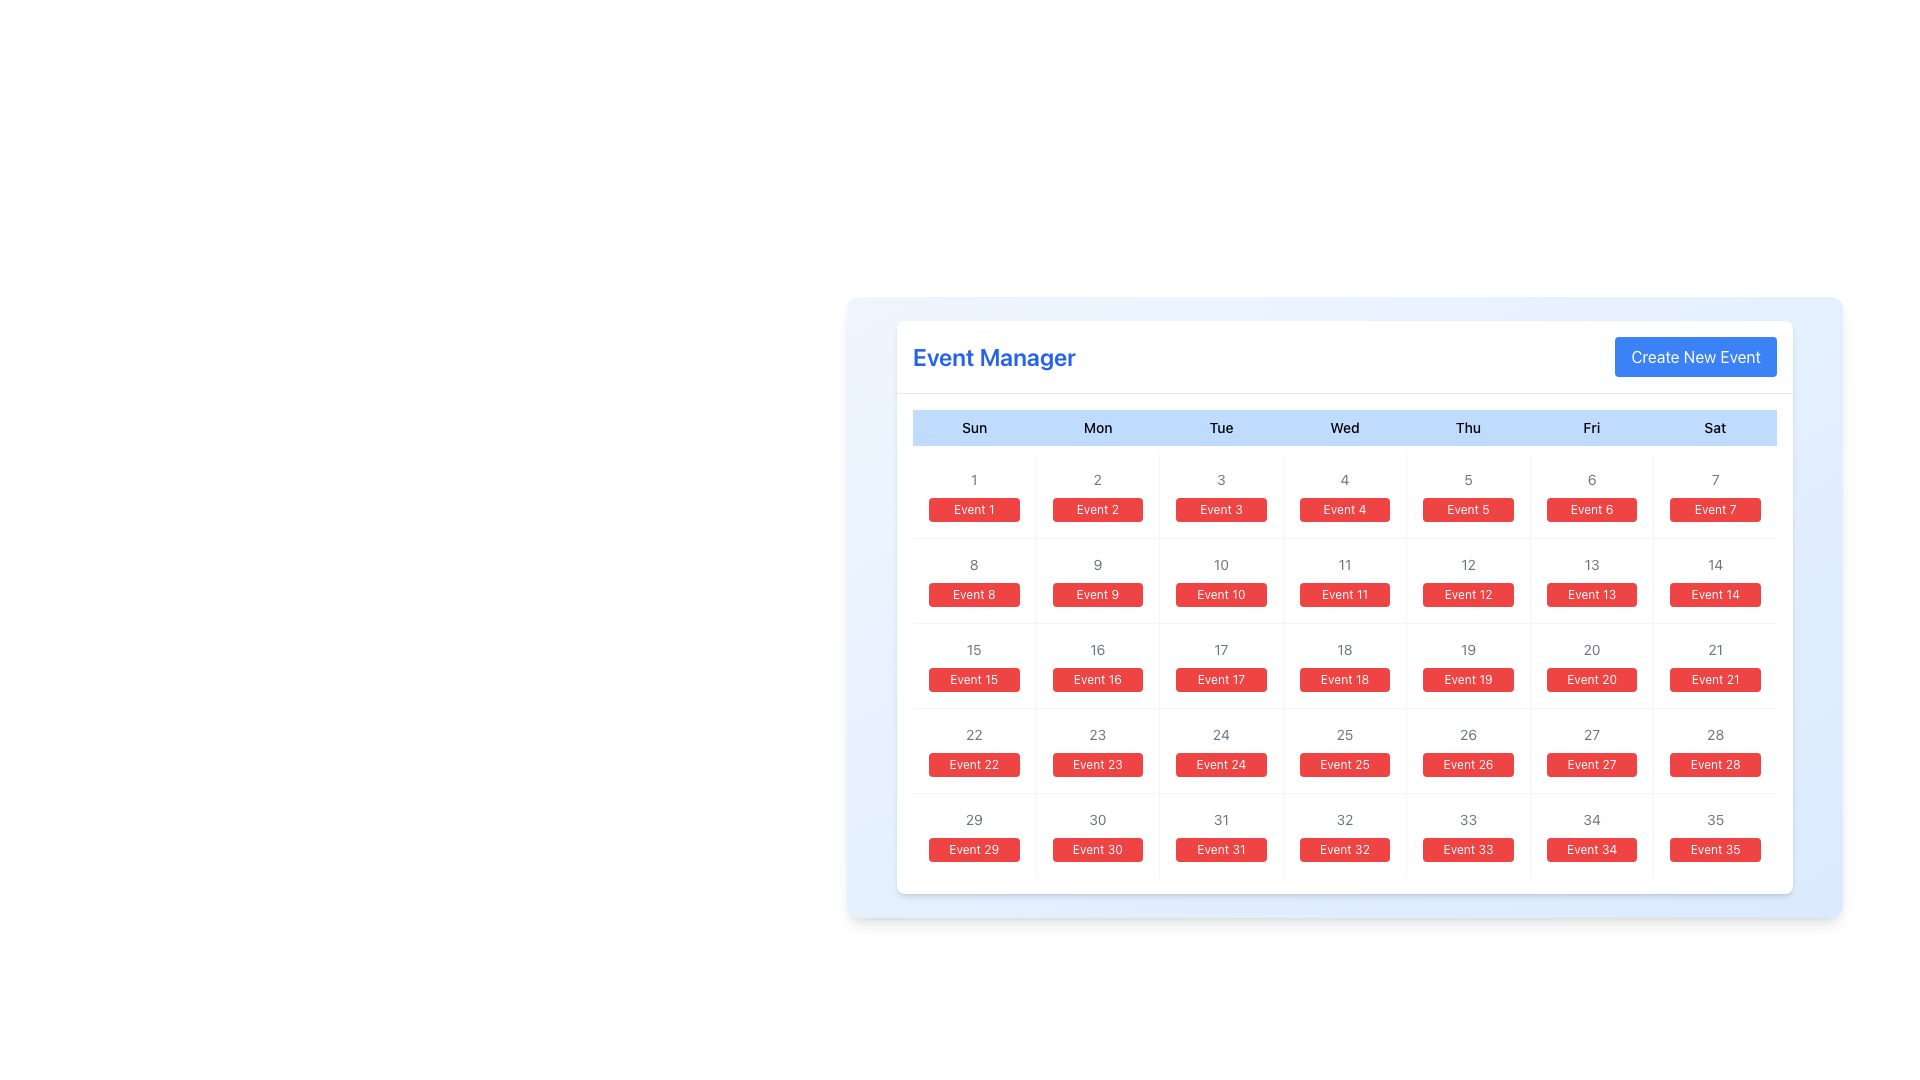 Image resolution: width=1920 pixels, height=1080 pixels. Describe the element at coordinates (1096, 495) in the screenshot. I see `the second Grid item under the 'Mon' header, which displays the number '2' in grey and 'Event 2' in a red pill-shaped badge` at that location.